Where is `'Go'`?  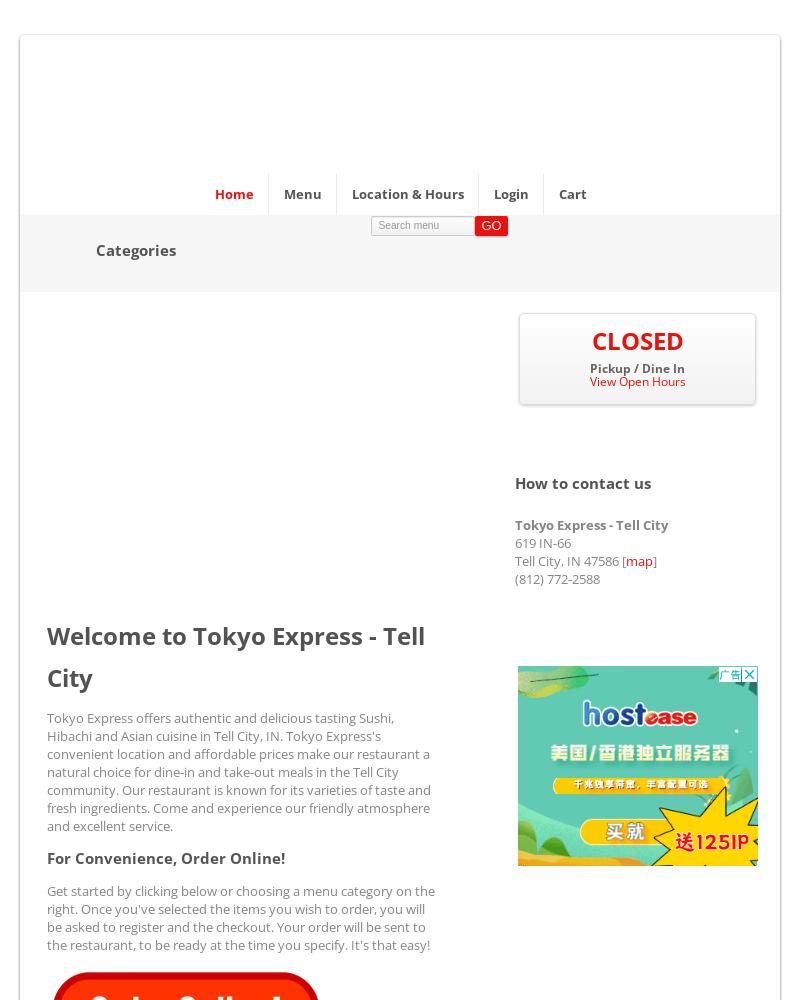
'Go' is located at coordinates (491, 223).